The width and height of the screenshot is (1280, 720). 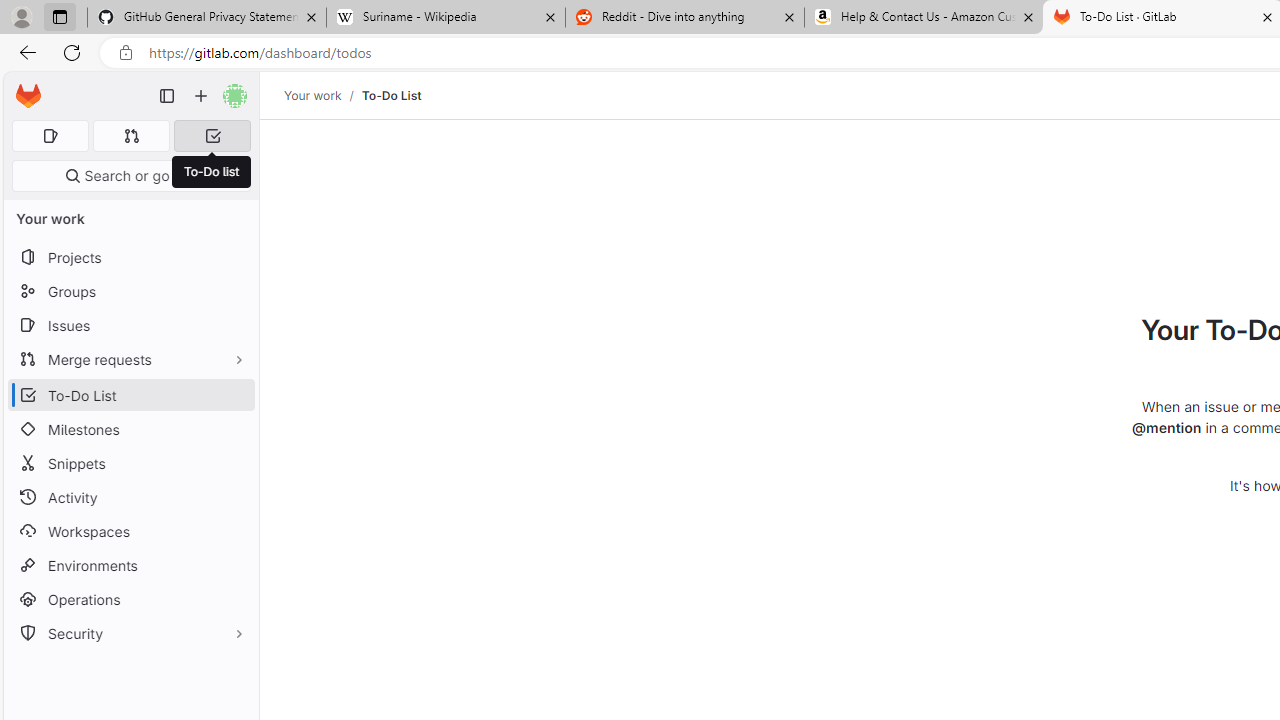 I want to click on 'To-Do list 0', so click(x=212, y=135).